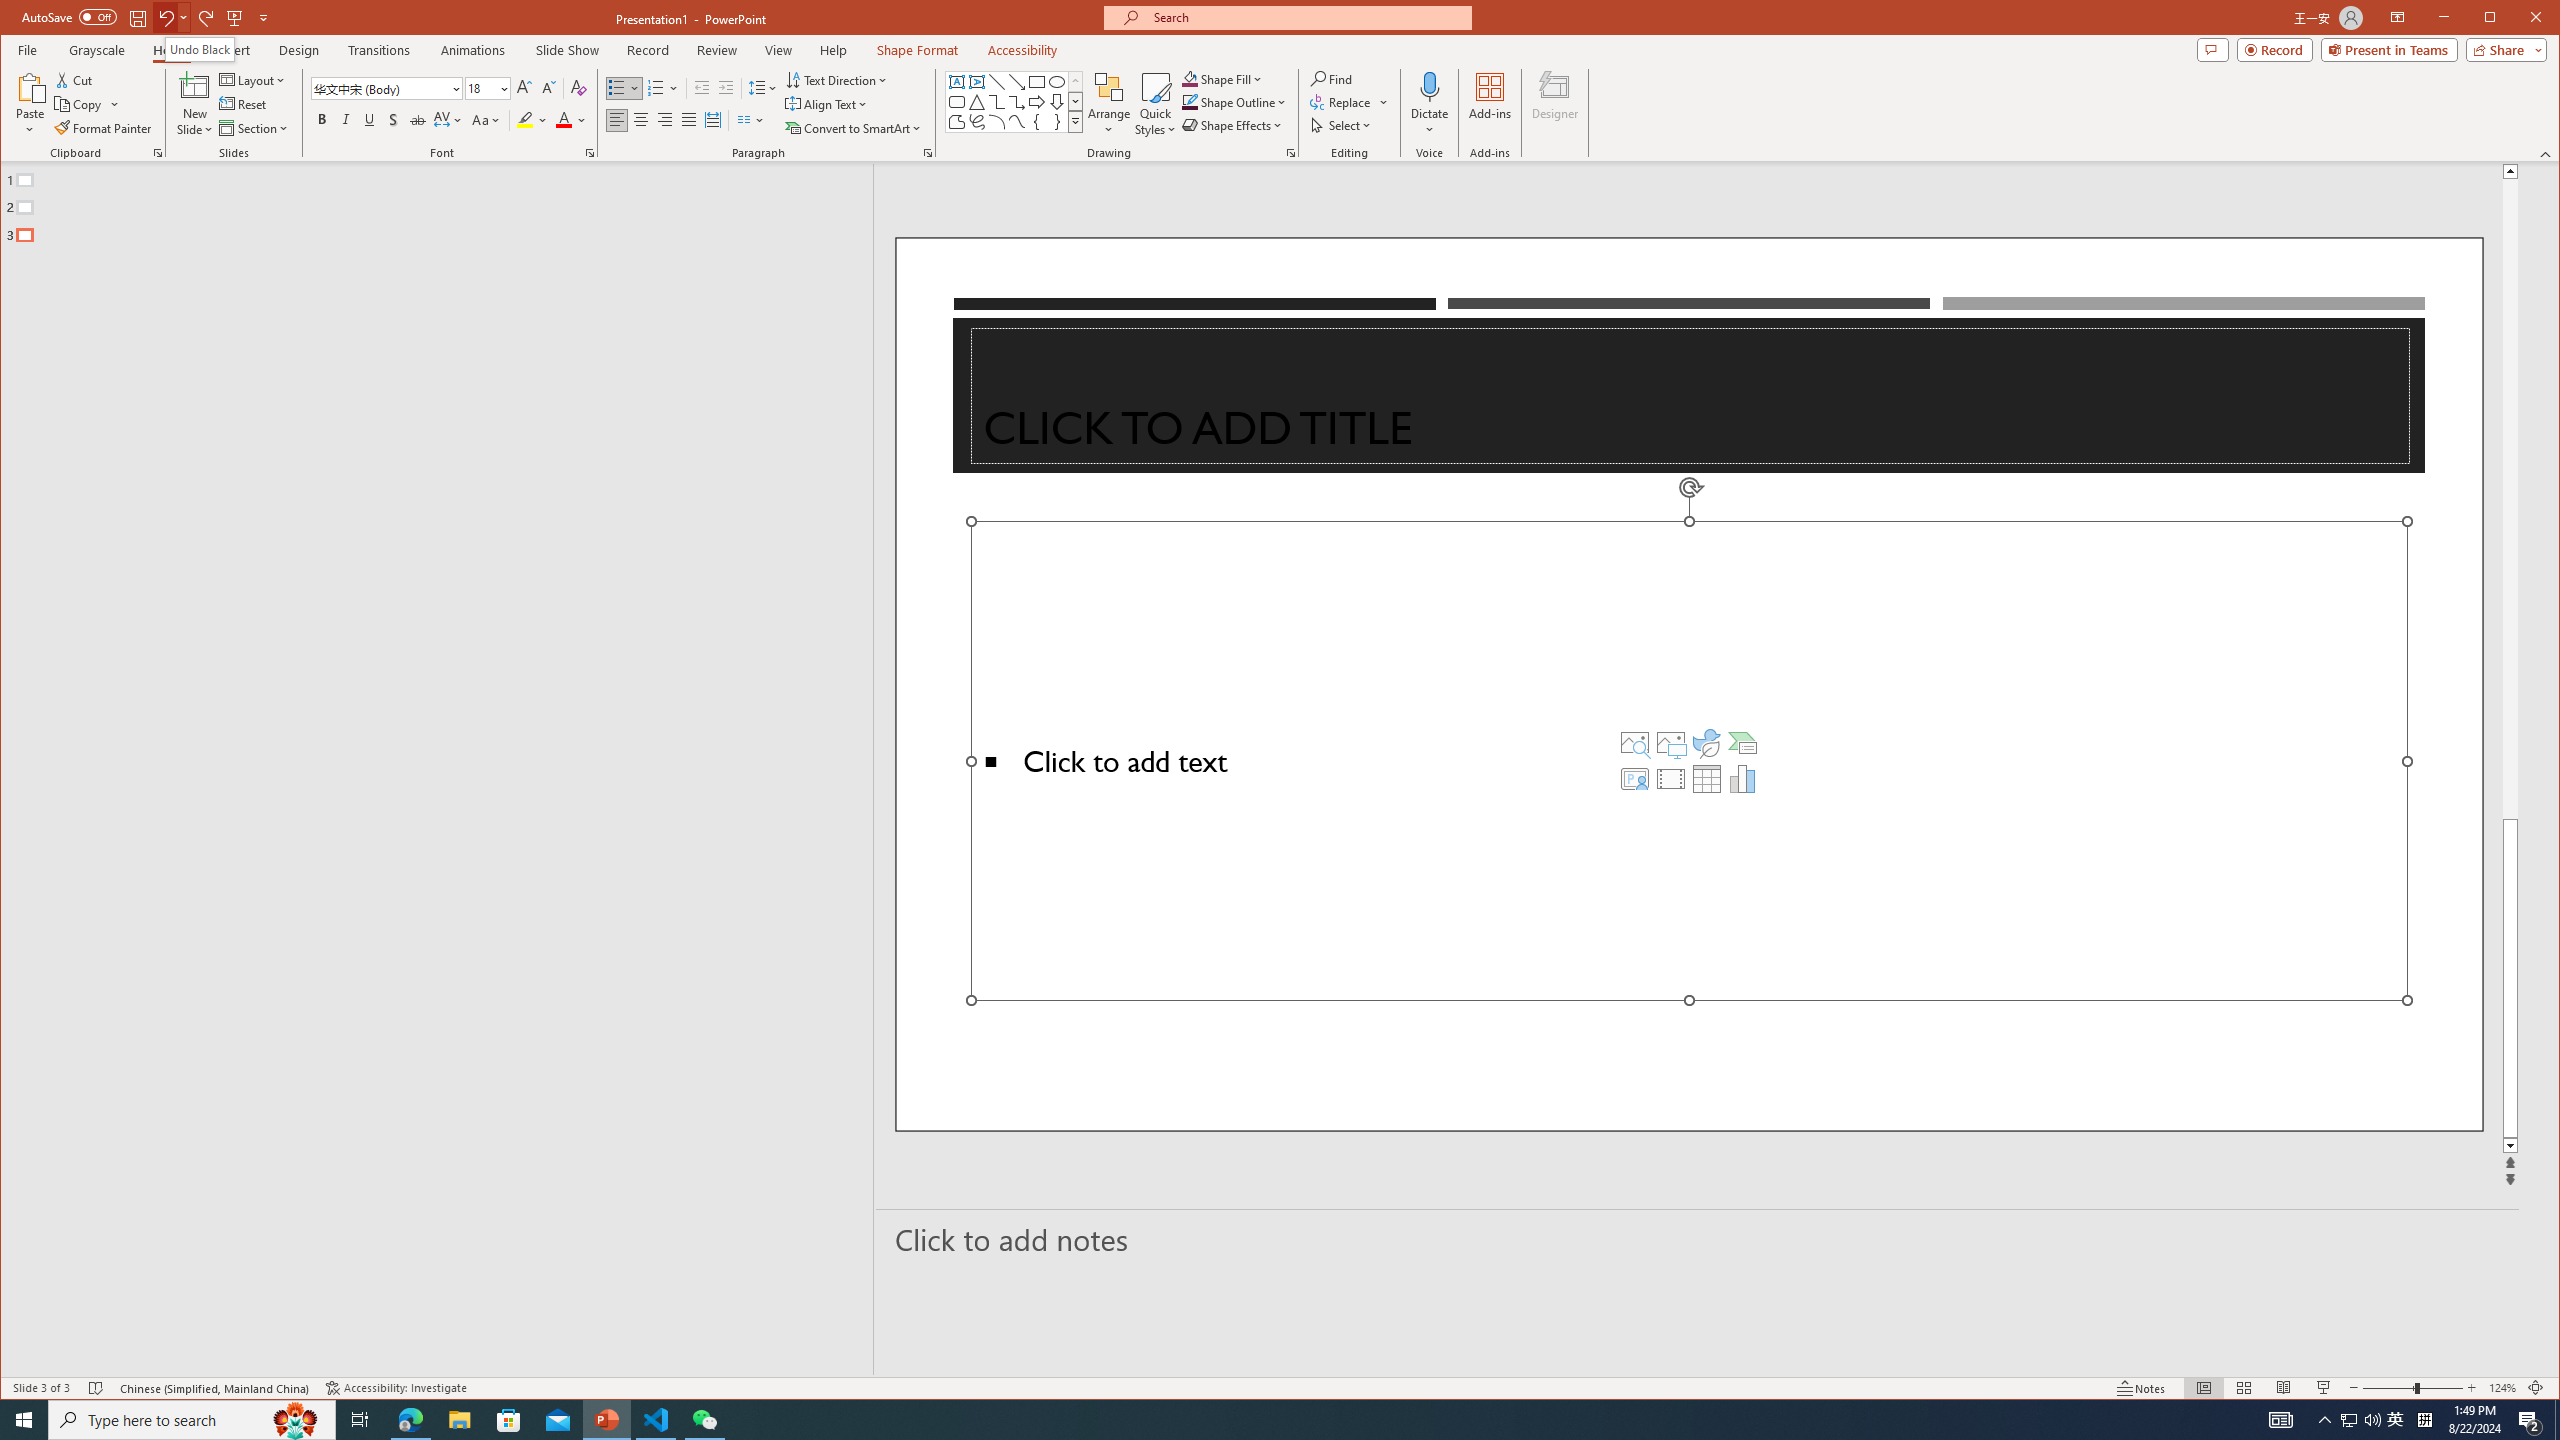  I want to click on 'Insert an Icon', so click(1707, 742).